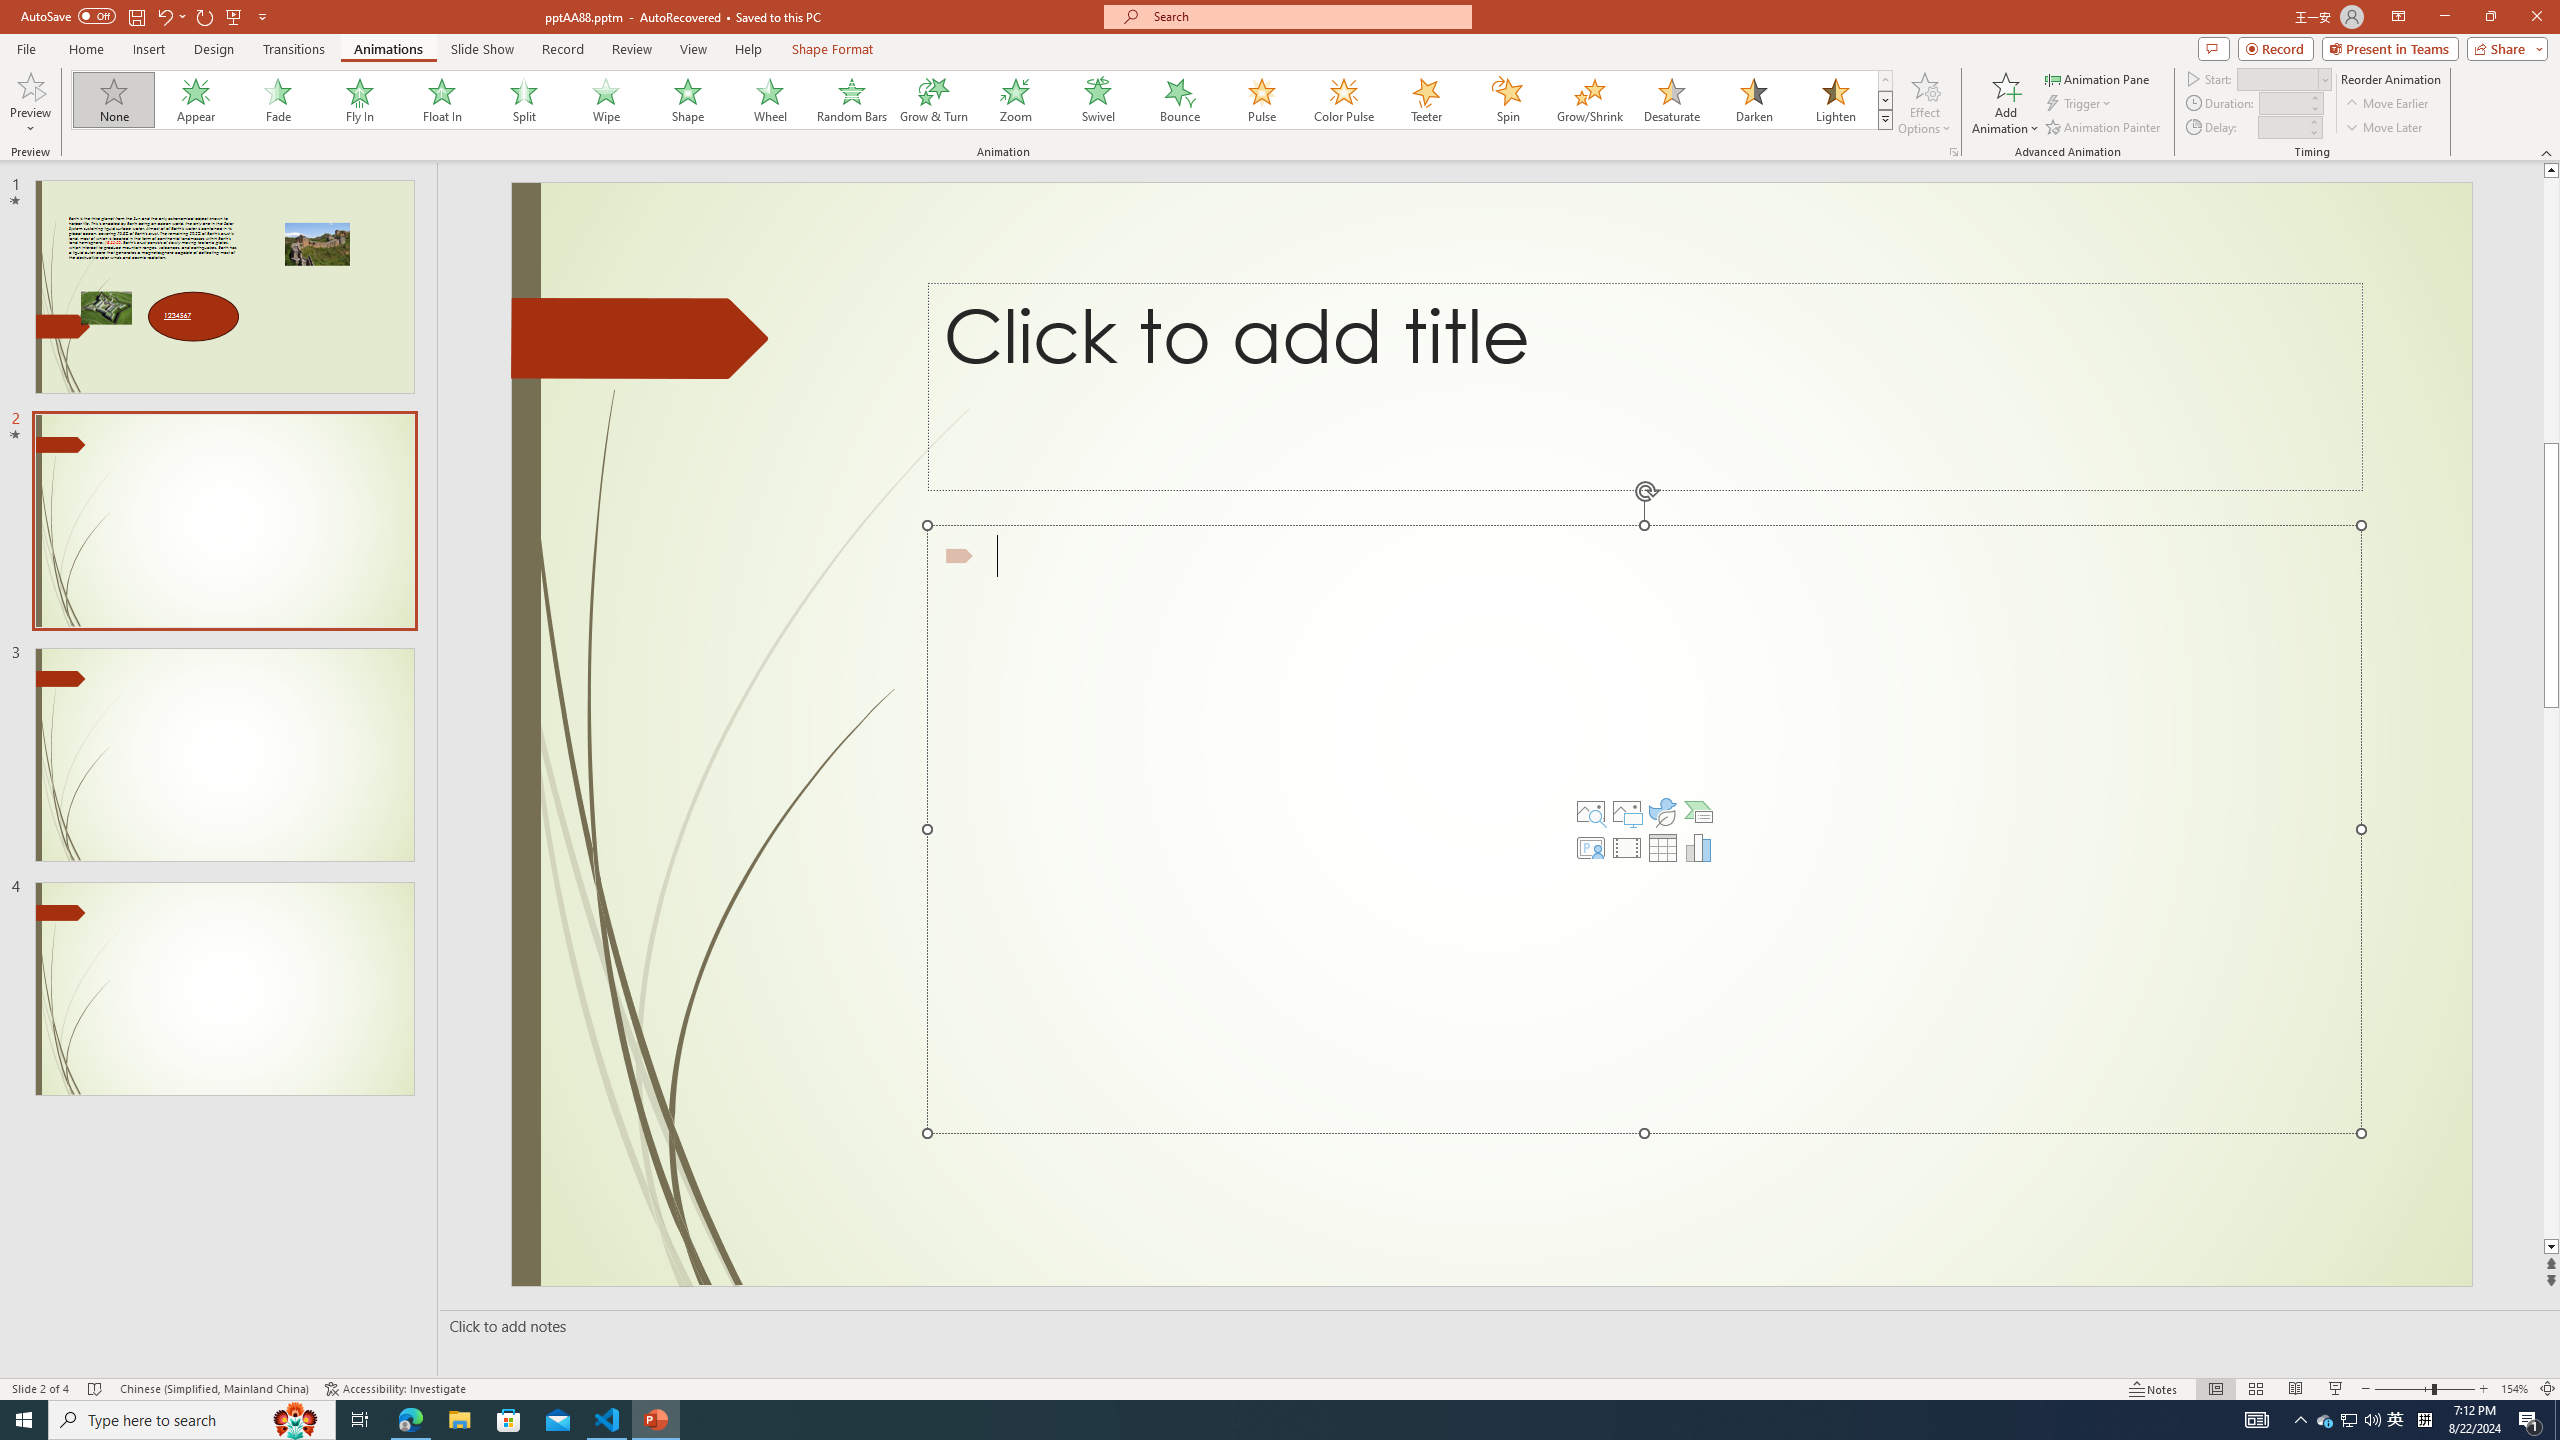  What do you see at coordinates (2386, 103) in the screenshot?
I see `'Move Earlier'` at bounding box center [2386, 103].